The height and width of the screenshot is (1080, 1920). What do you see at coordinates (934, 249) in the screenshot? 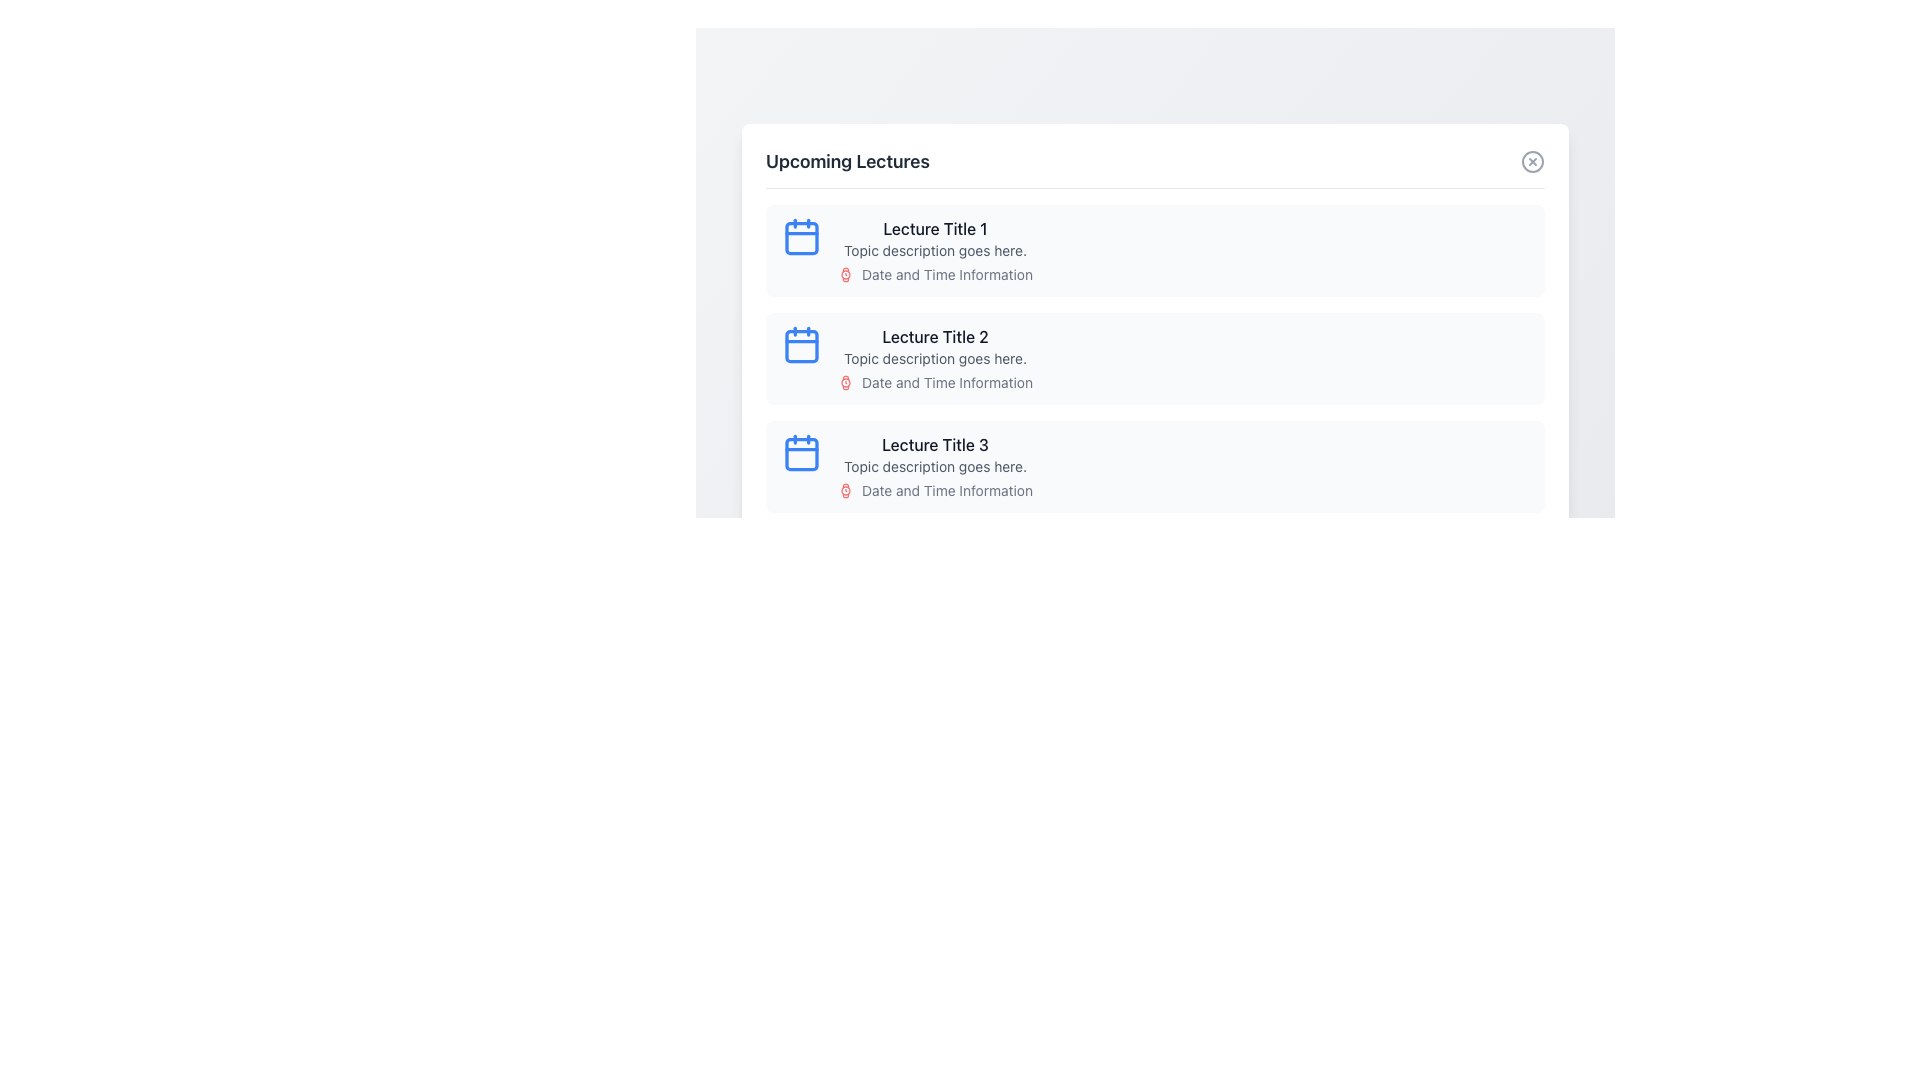
I see `the text element displaying 'Topic description goes here' which is located beneath 'Lecture Title 1' in the upcoming lectures card layout` at bounding box center [934, 249].